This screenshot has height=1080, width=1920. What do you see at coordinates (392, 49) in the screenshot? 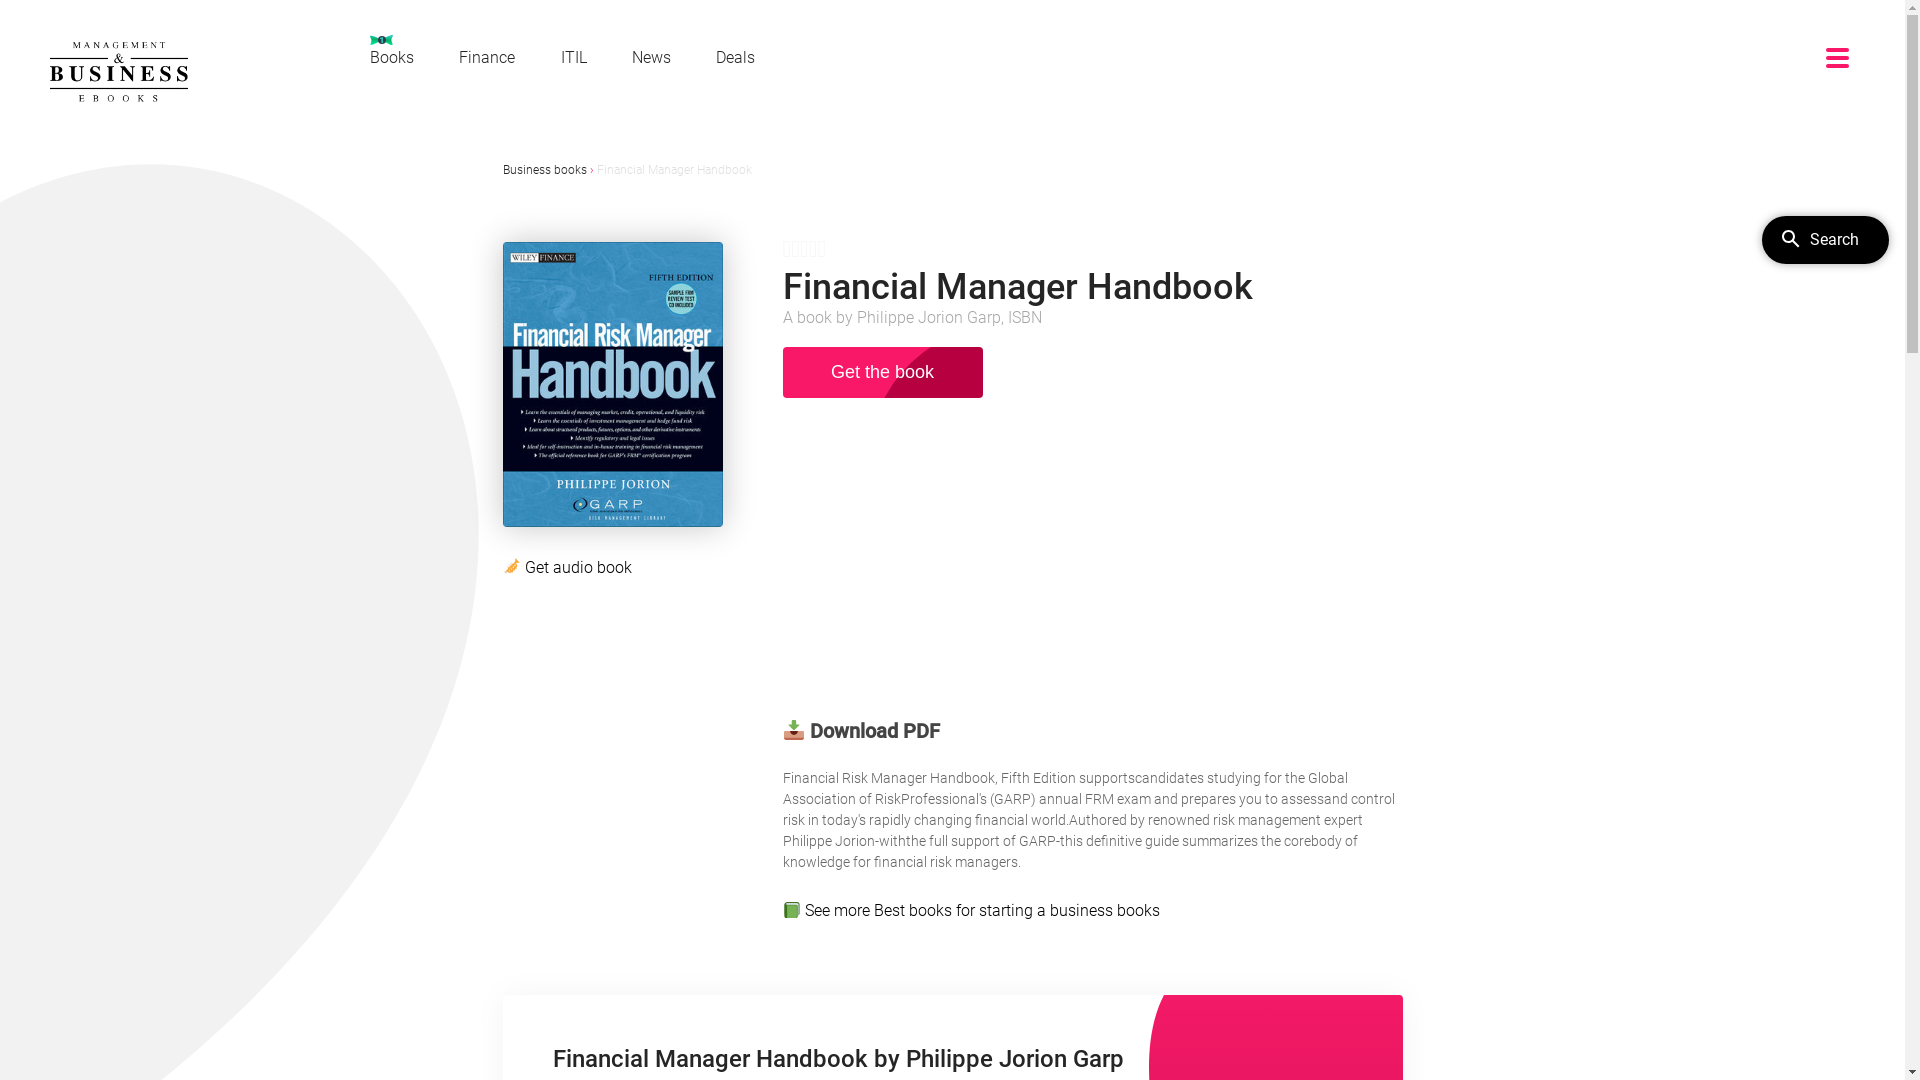
I see `'Books'` at bounding box center [392, 49].